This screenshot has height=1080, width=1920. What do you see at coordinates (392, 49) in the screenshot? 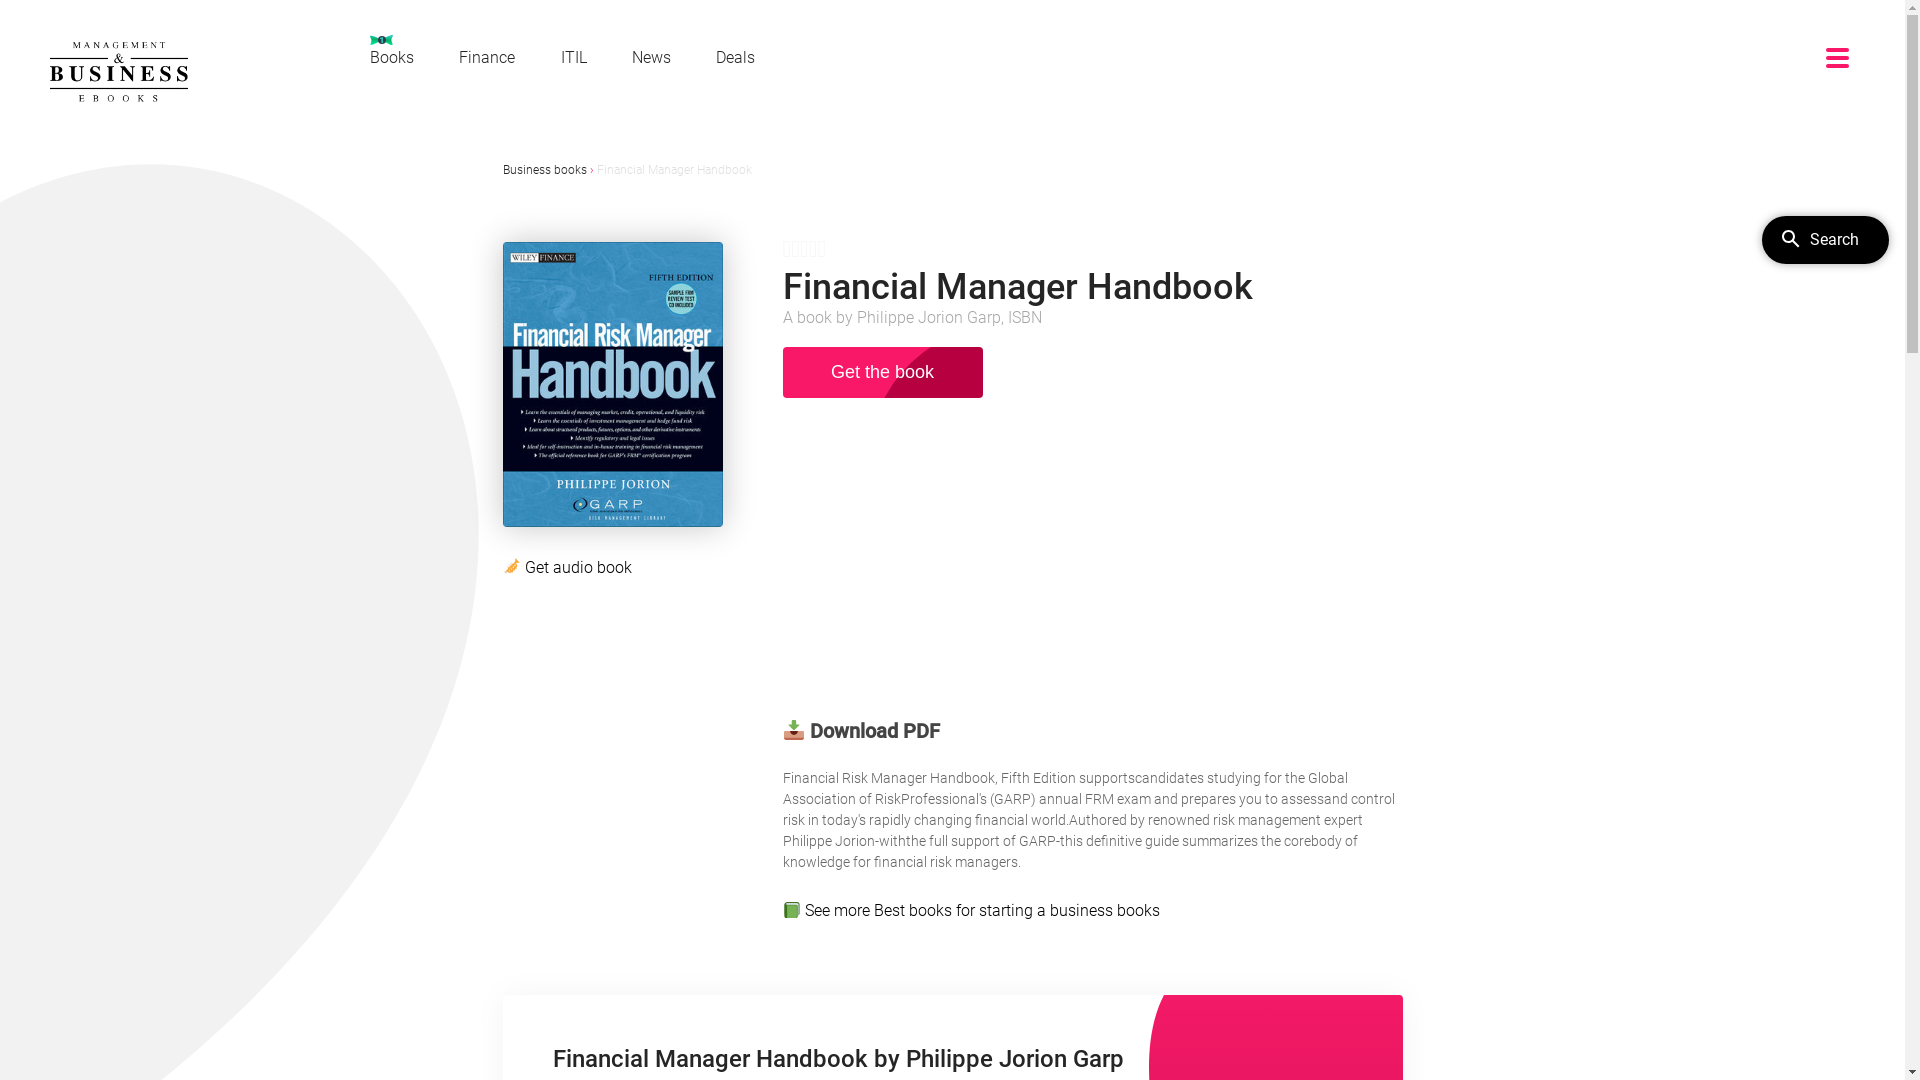
I see `'Books'` at bounding box center [392, 49].